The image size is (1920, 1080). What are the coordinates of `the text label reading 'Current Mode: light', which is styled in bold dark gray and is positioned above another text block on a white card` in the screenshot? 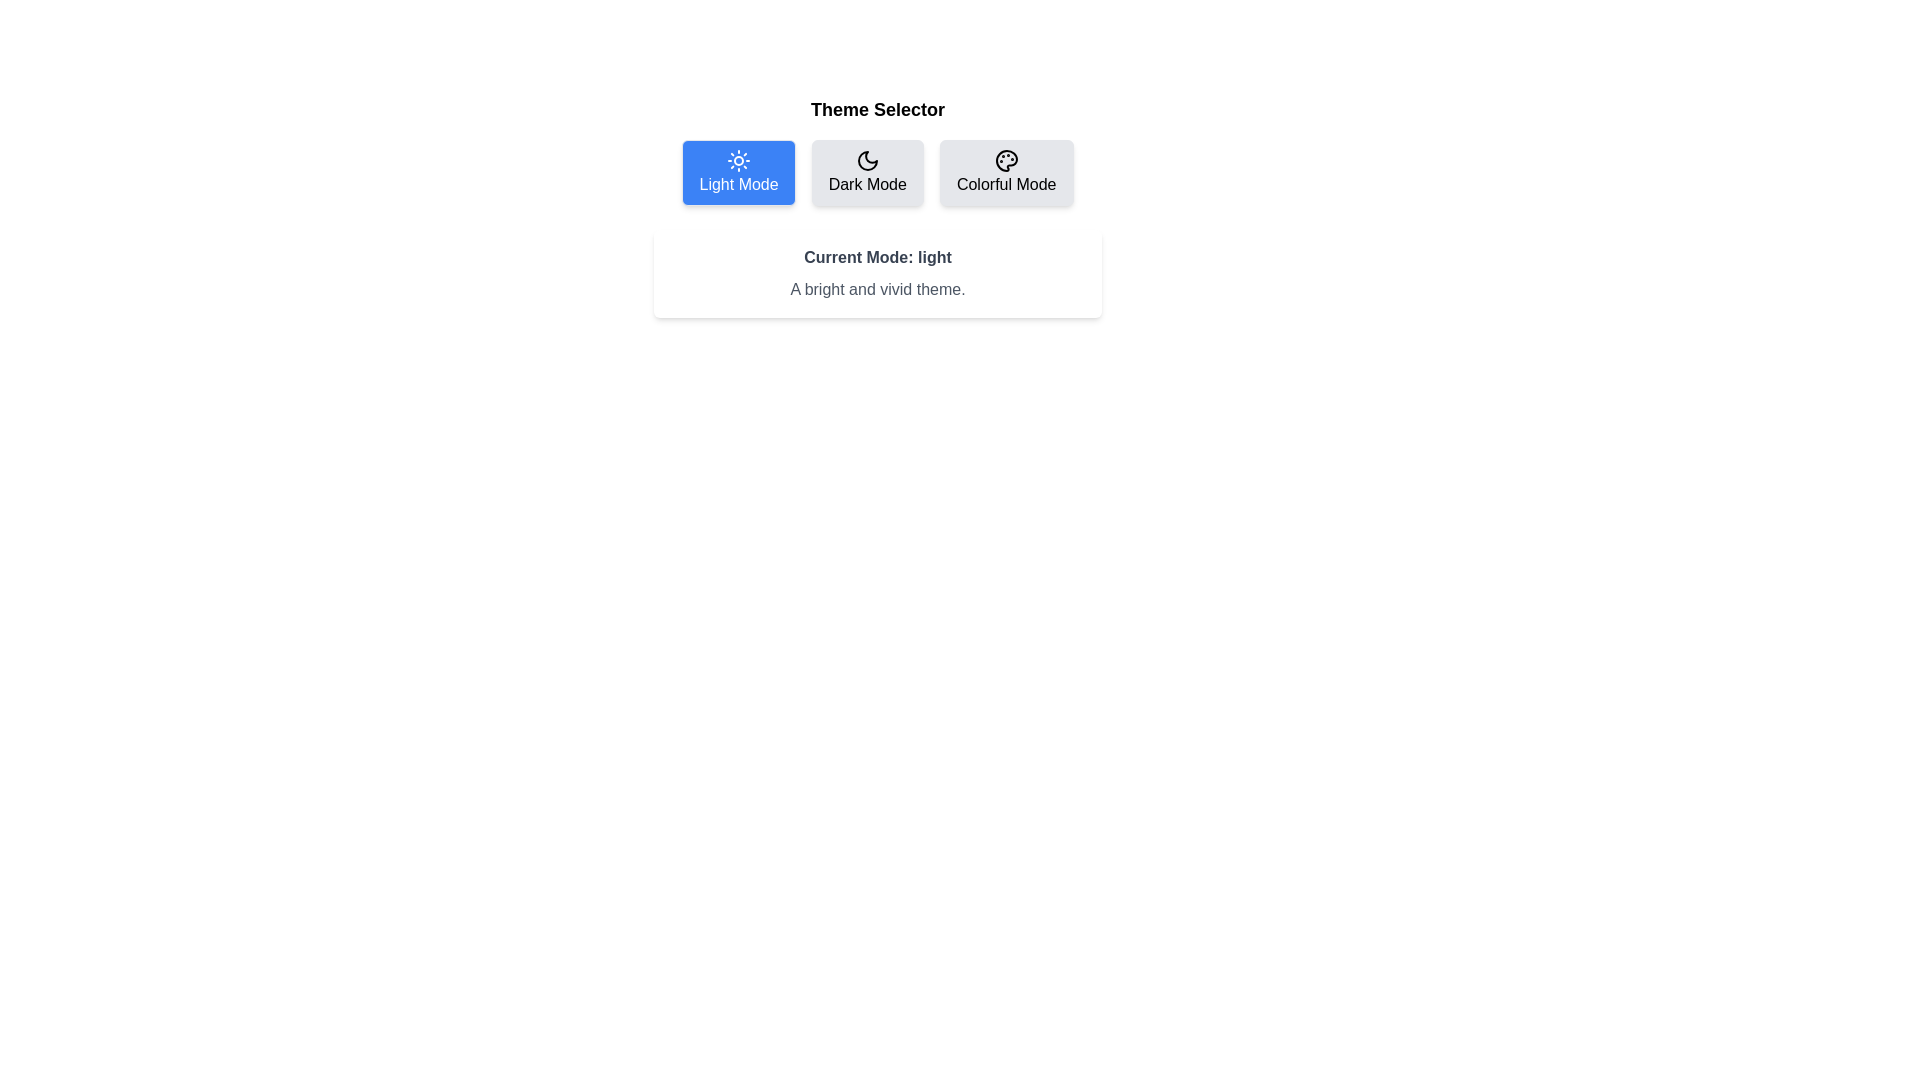 It's located at (878, 257).